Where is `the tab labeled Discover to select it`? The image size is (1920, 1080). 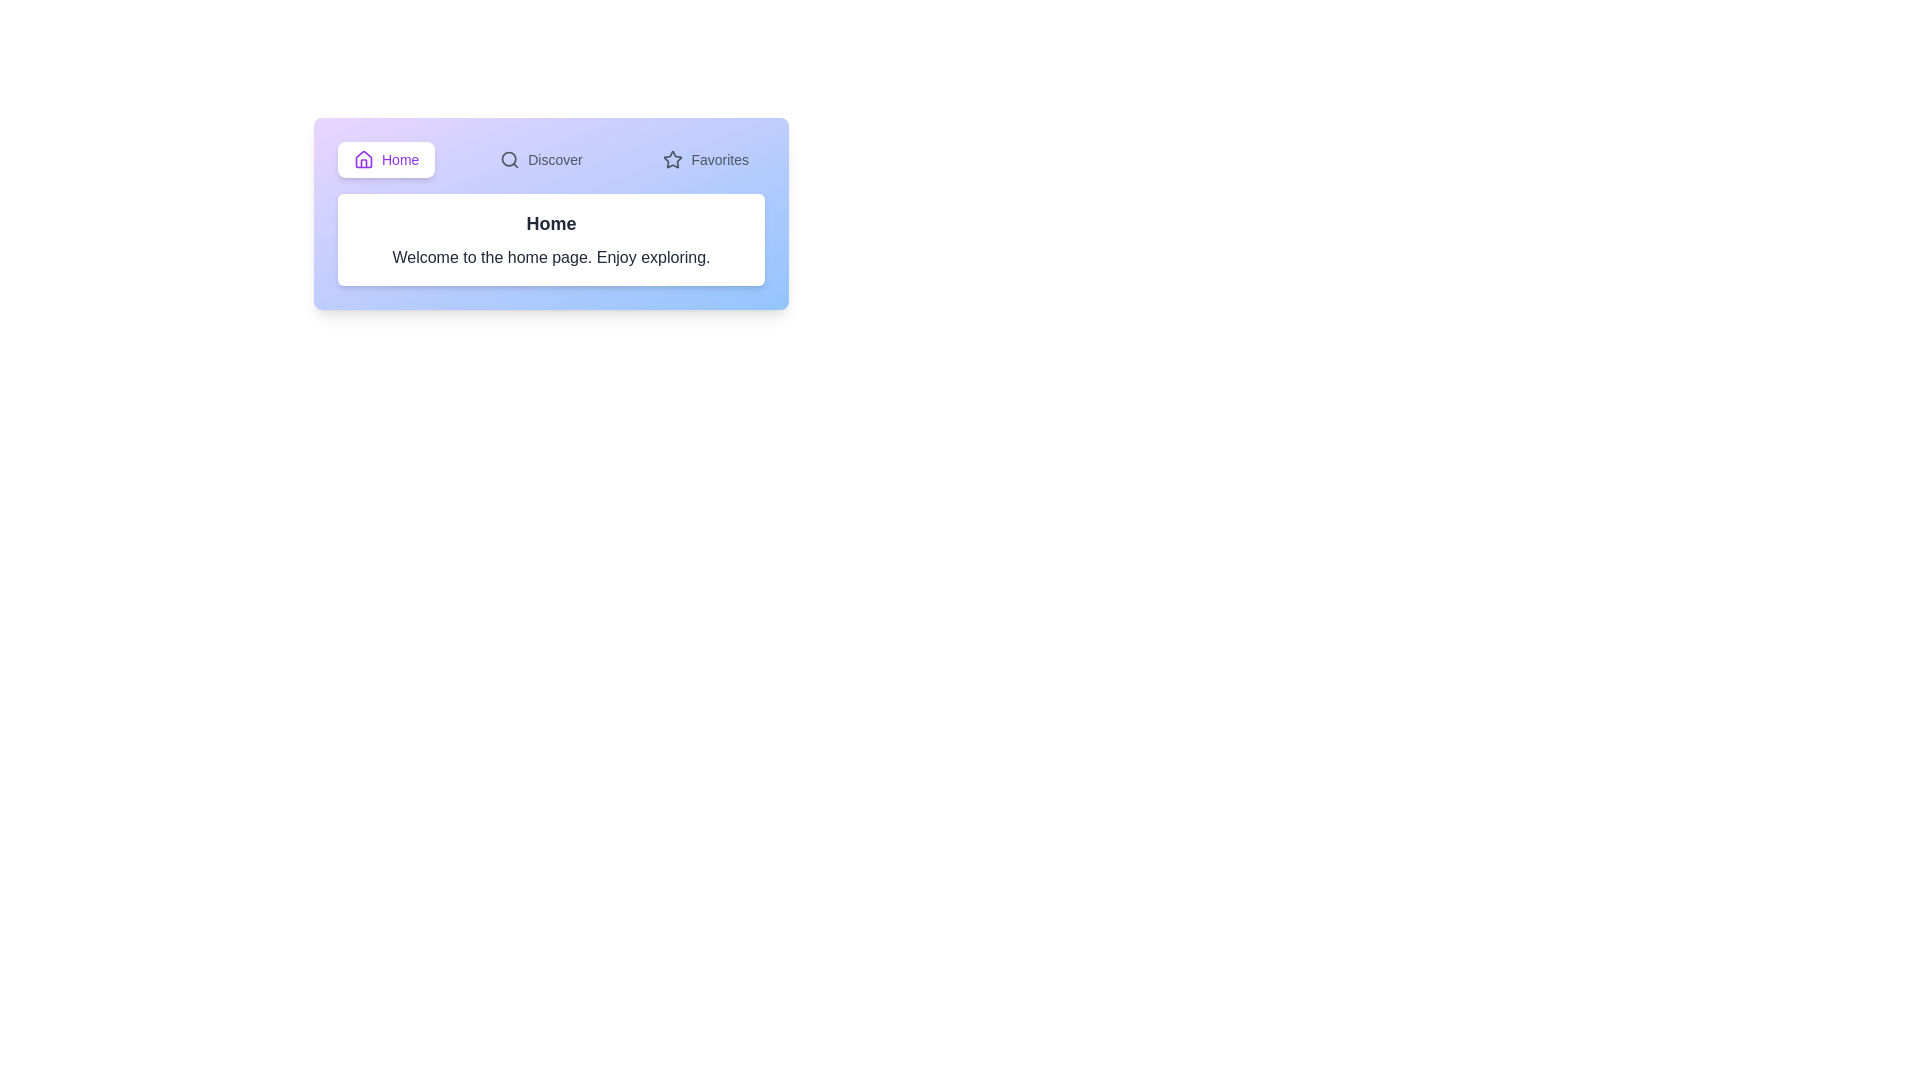 the tab labeled Discover to select it is located at coordinates (541, 158).